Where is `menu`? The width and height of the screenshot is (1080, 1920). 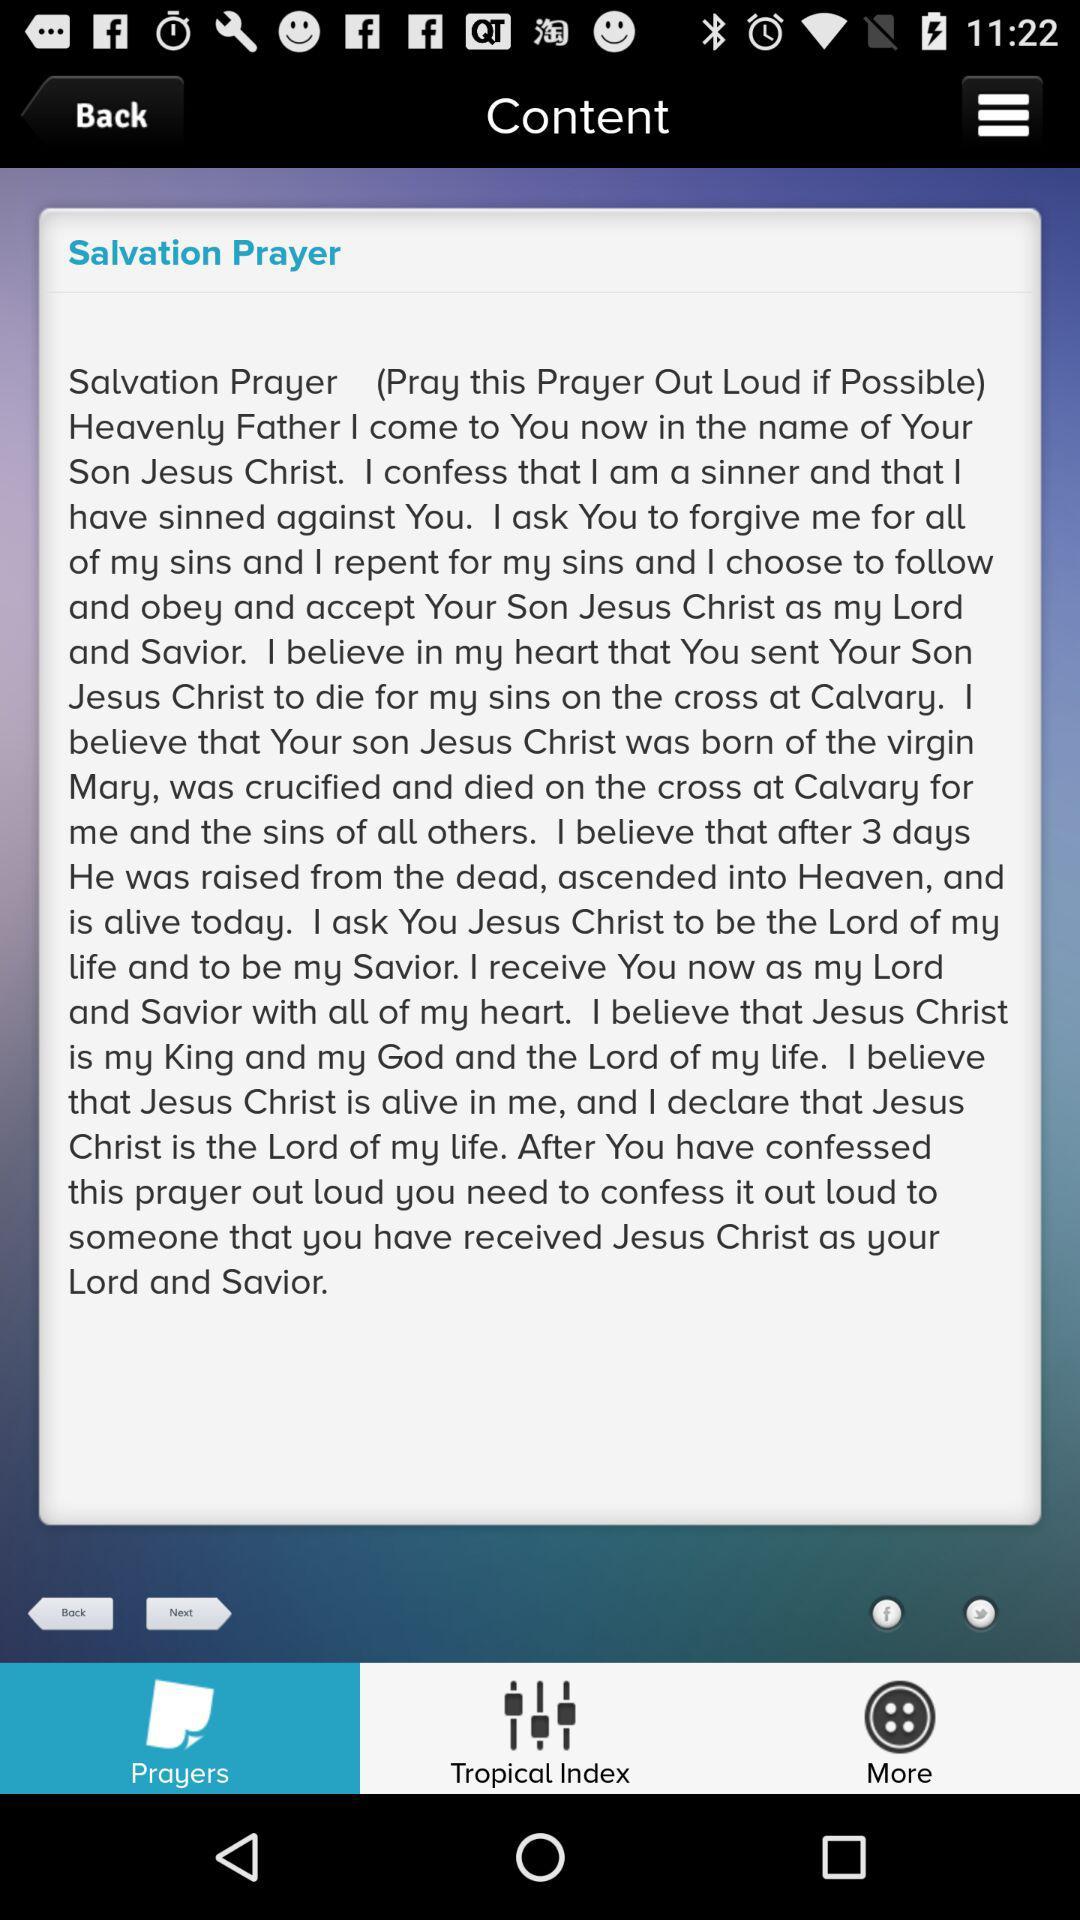
menu is located at coordinates (1002, 114).